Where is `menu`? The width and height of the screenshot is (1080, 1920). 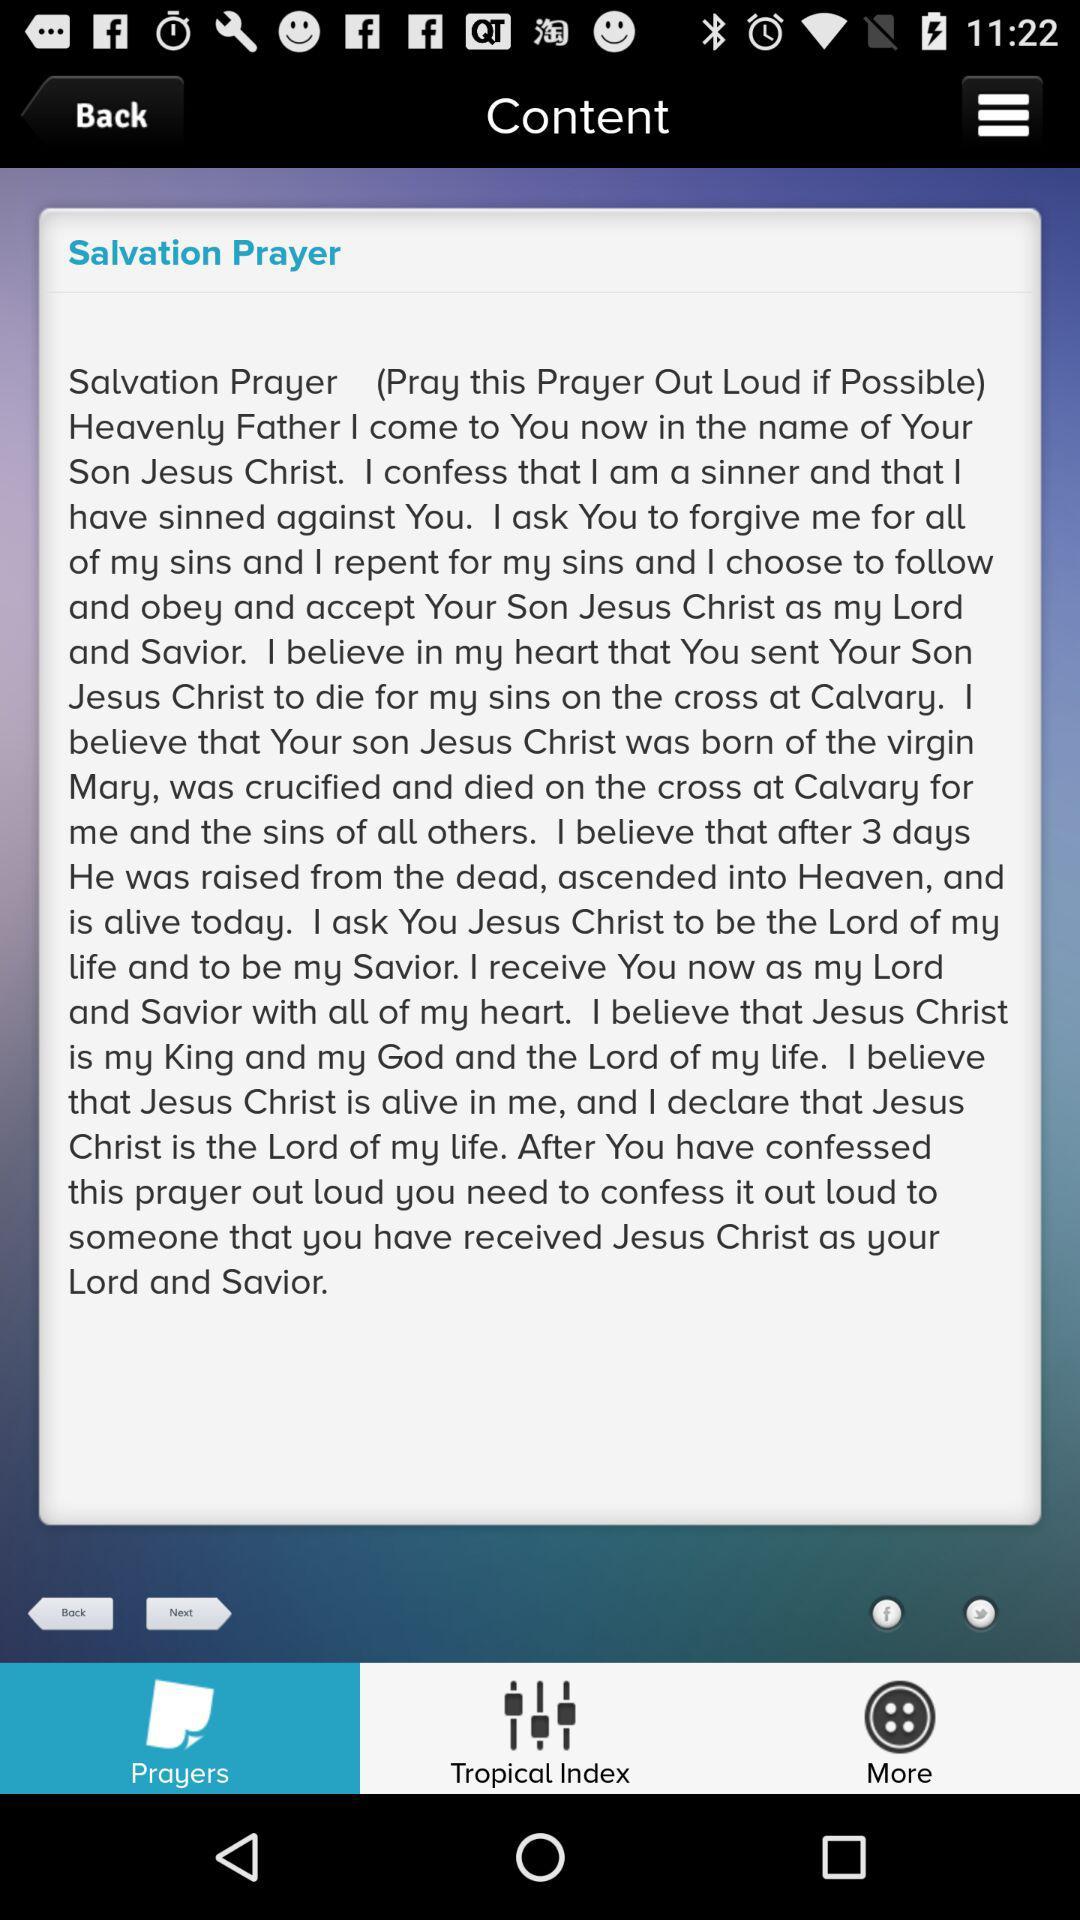
menu is located at coordinates (1002, 114).